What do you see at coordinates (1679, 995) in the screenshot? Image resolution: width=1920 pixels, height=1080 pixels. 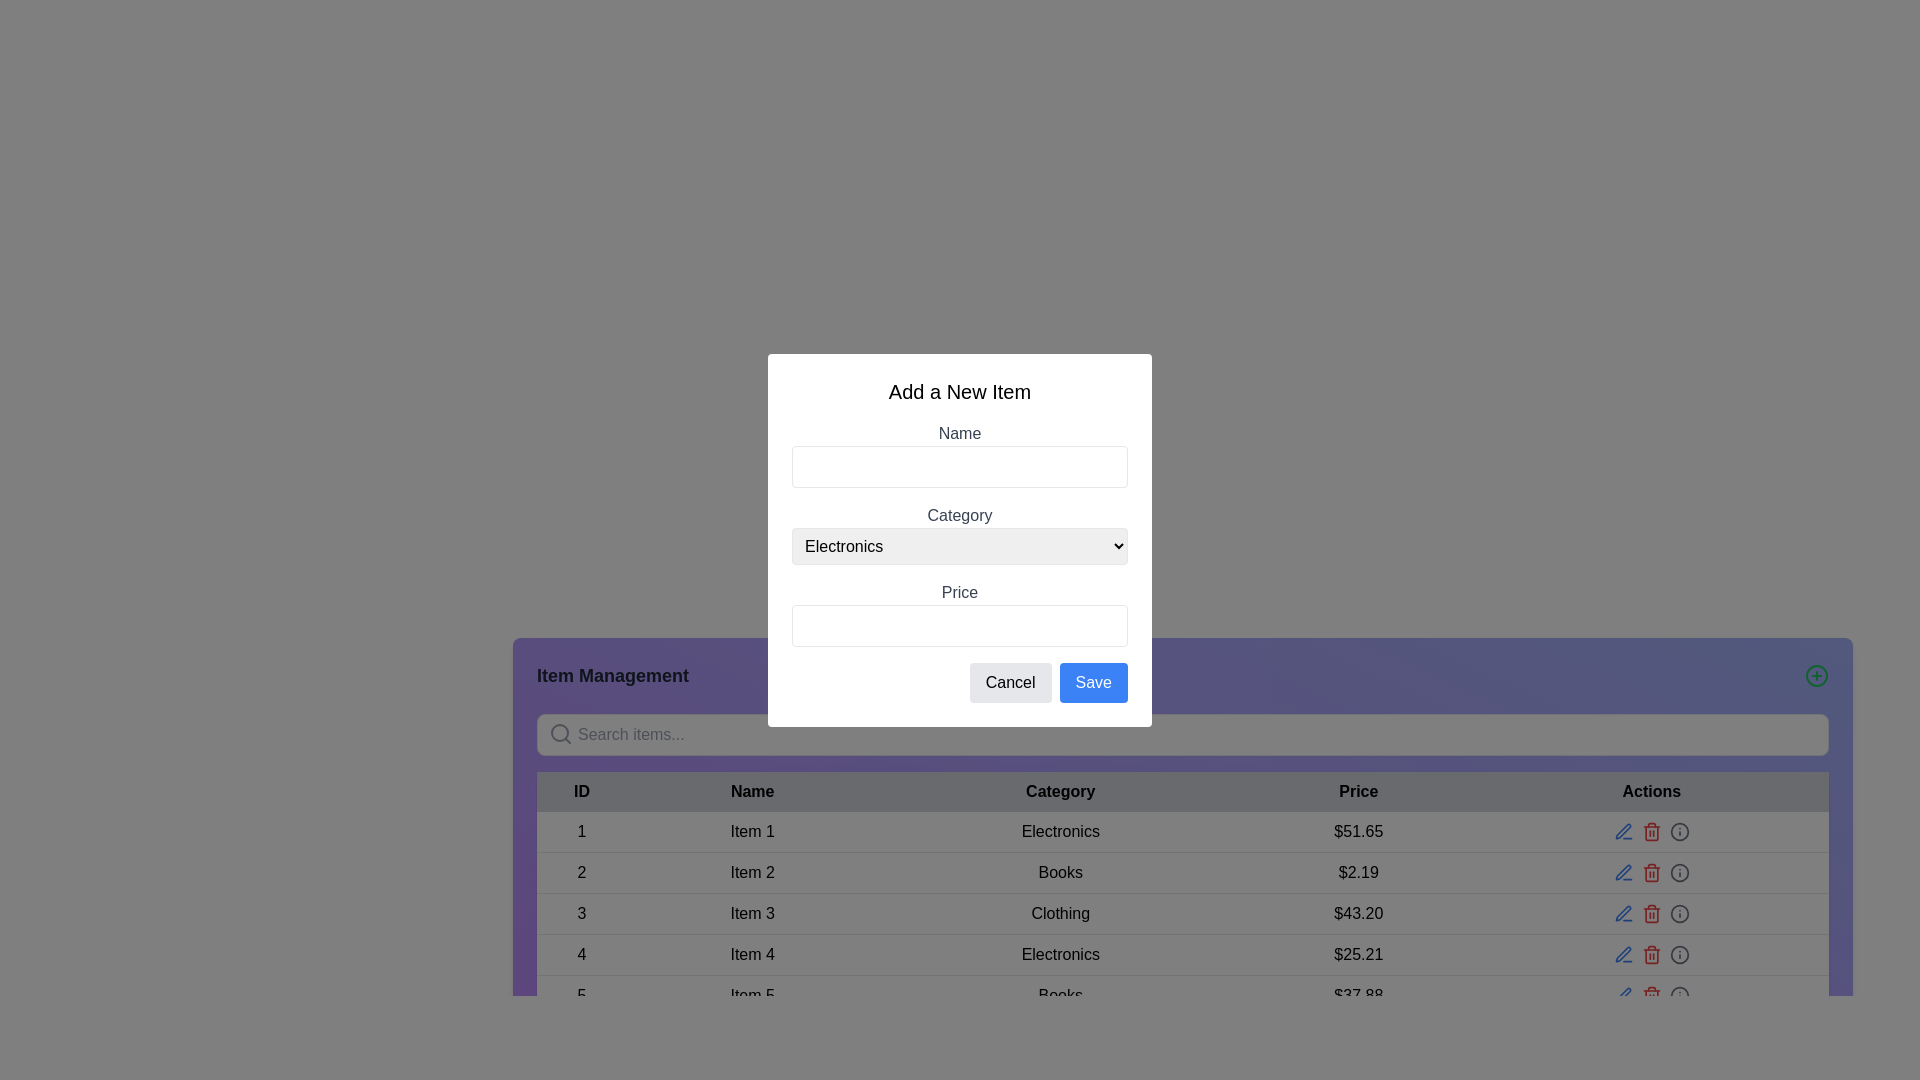 I see `the circular graphical icon component representing general information located in the lower-right area of the central action region of the application` at bounding box center [1679, 995].